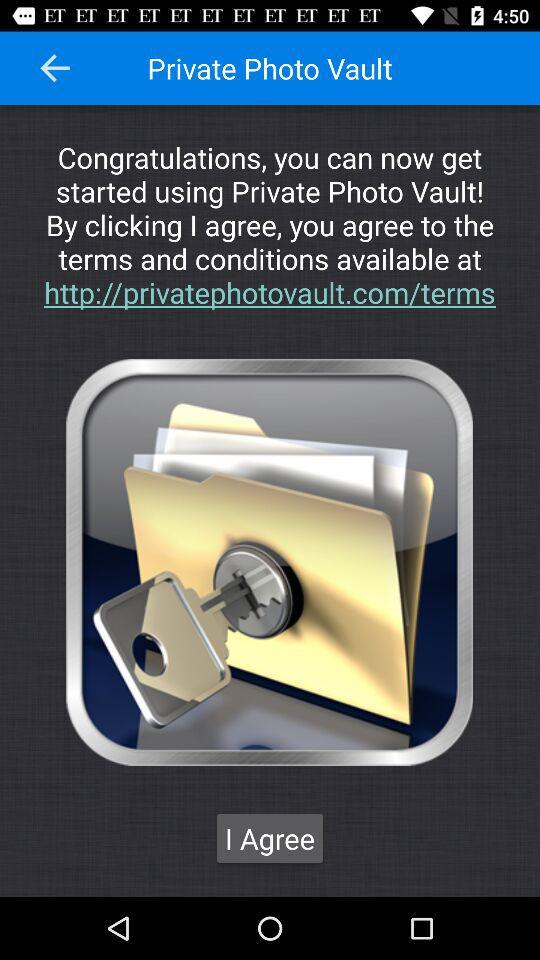 The image size is (540, 960). I want to click on the item above the congratulations you can, so click(55, 68).